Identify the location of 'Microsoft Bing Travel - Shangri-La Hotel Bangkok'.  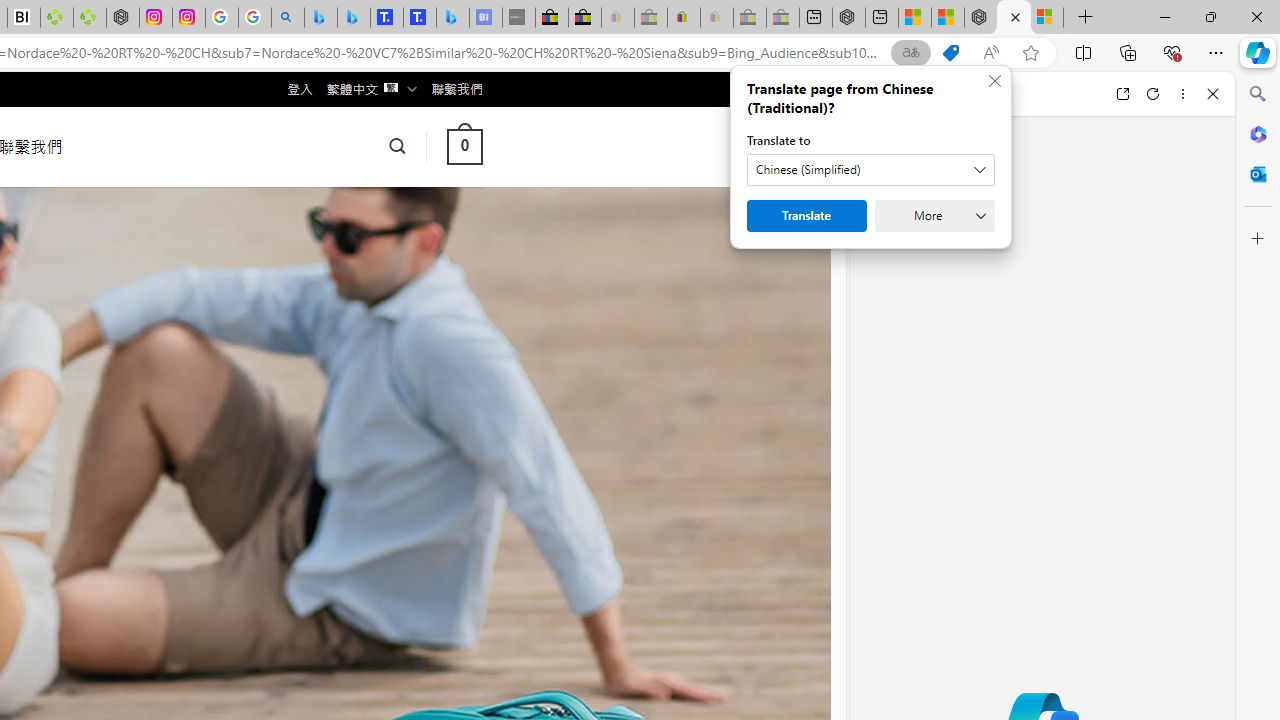
(451, 17).